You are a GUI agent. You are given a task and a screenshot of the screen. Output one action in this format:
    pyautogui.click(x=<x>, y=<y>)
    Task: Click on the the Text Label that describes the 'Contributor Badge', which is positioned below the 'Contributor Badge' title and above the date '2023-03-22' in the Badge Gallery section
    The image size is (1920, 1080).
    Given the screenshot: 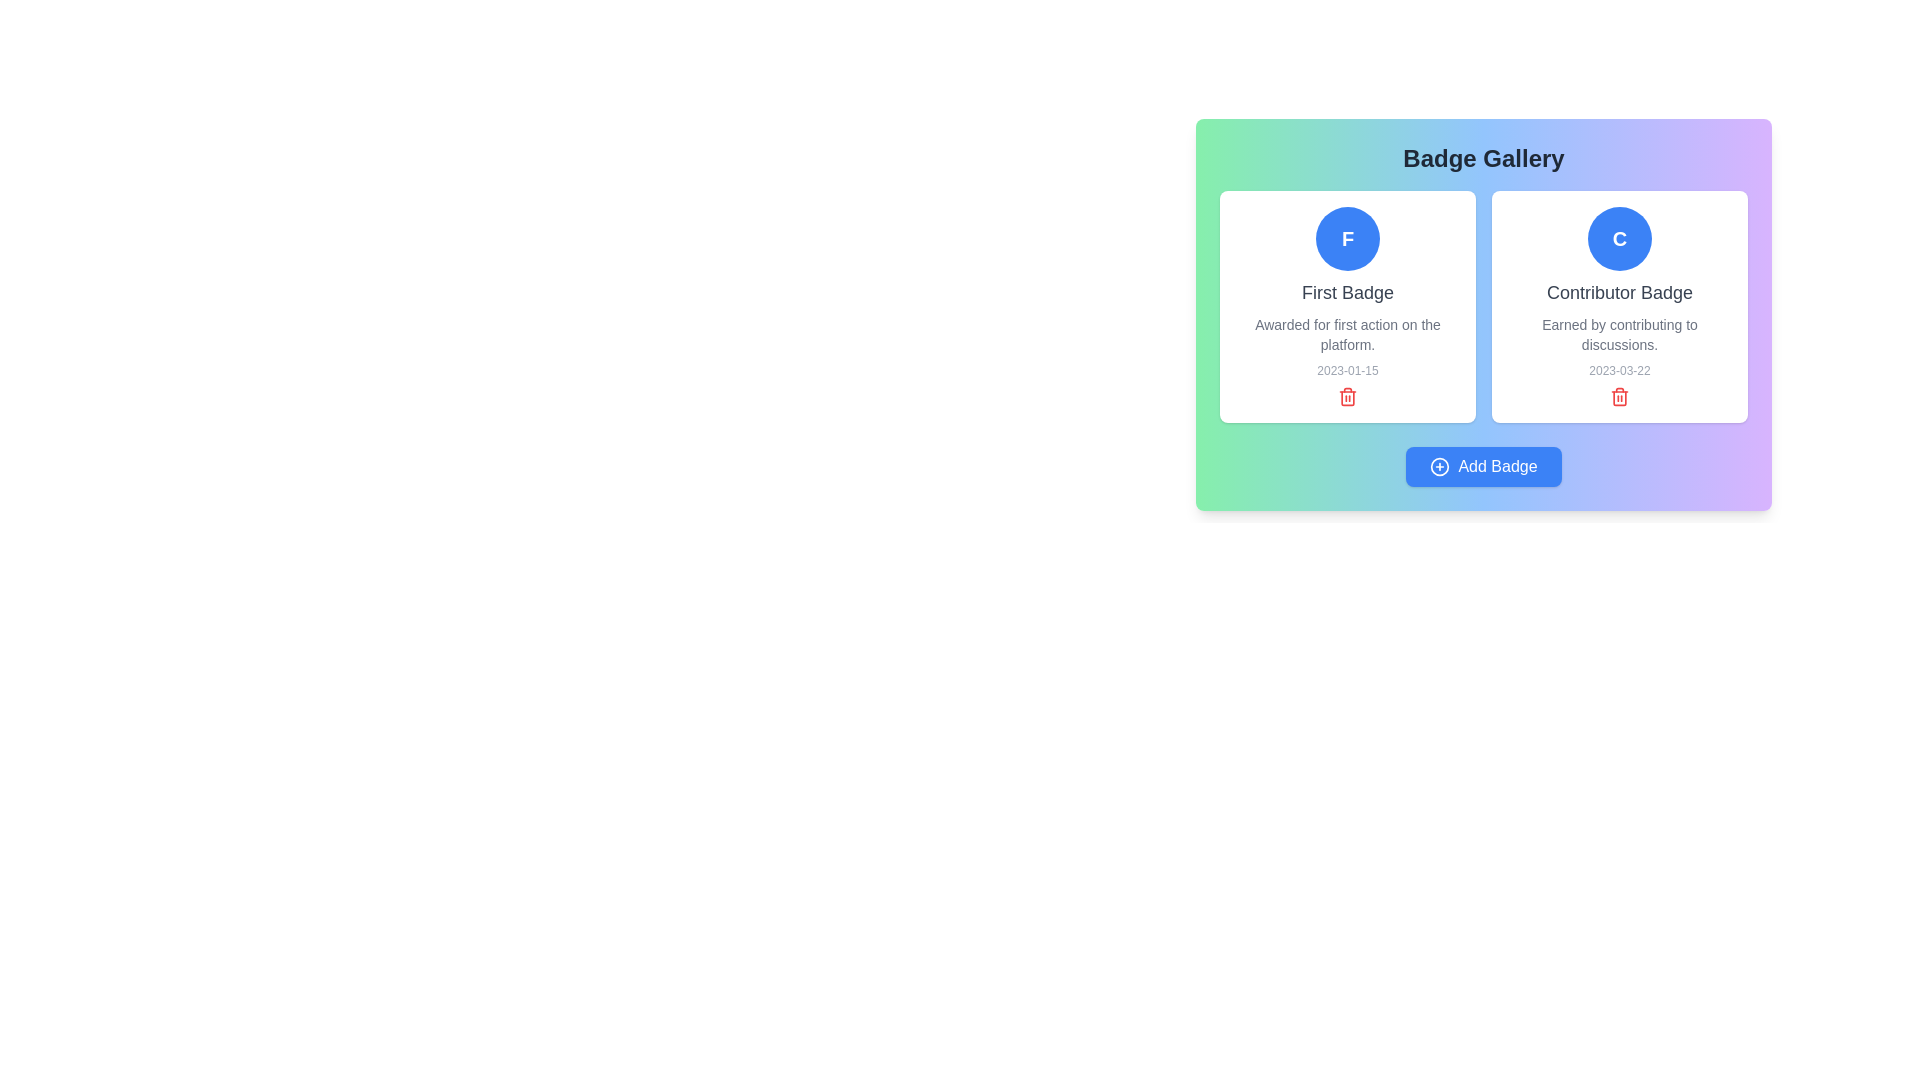 What is the action you would take?
    pyautogui.click(x=1620, y=334)
    